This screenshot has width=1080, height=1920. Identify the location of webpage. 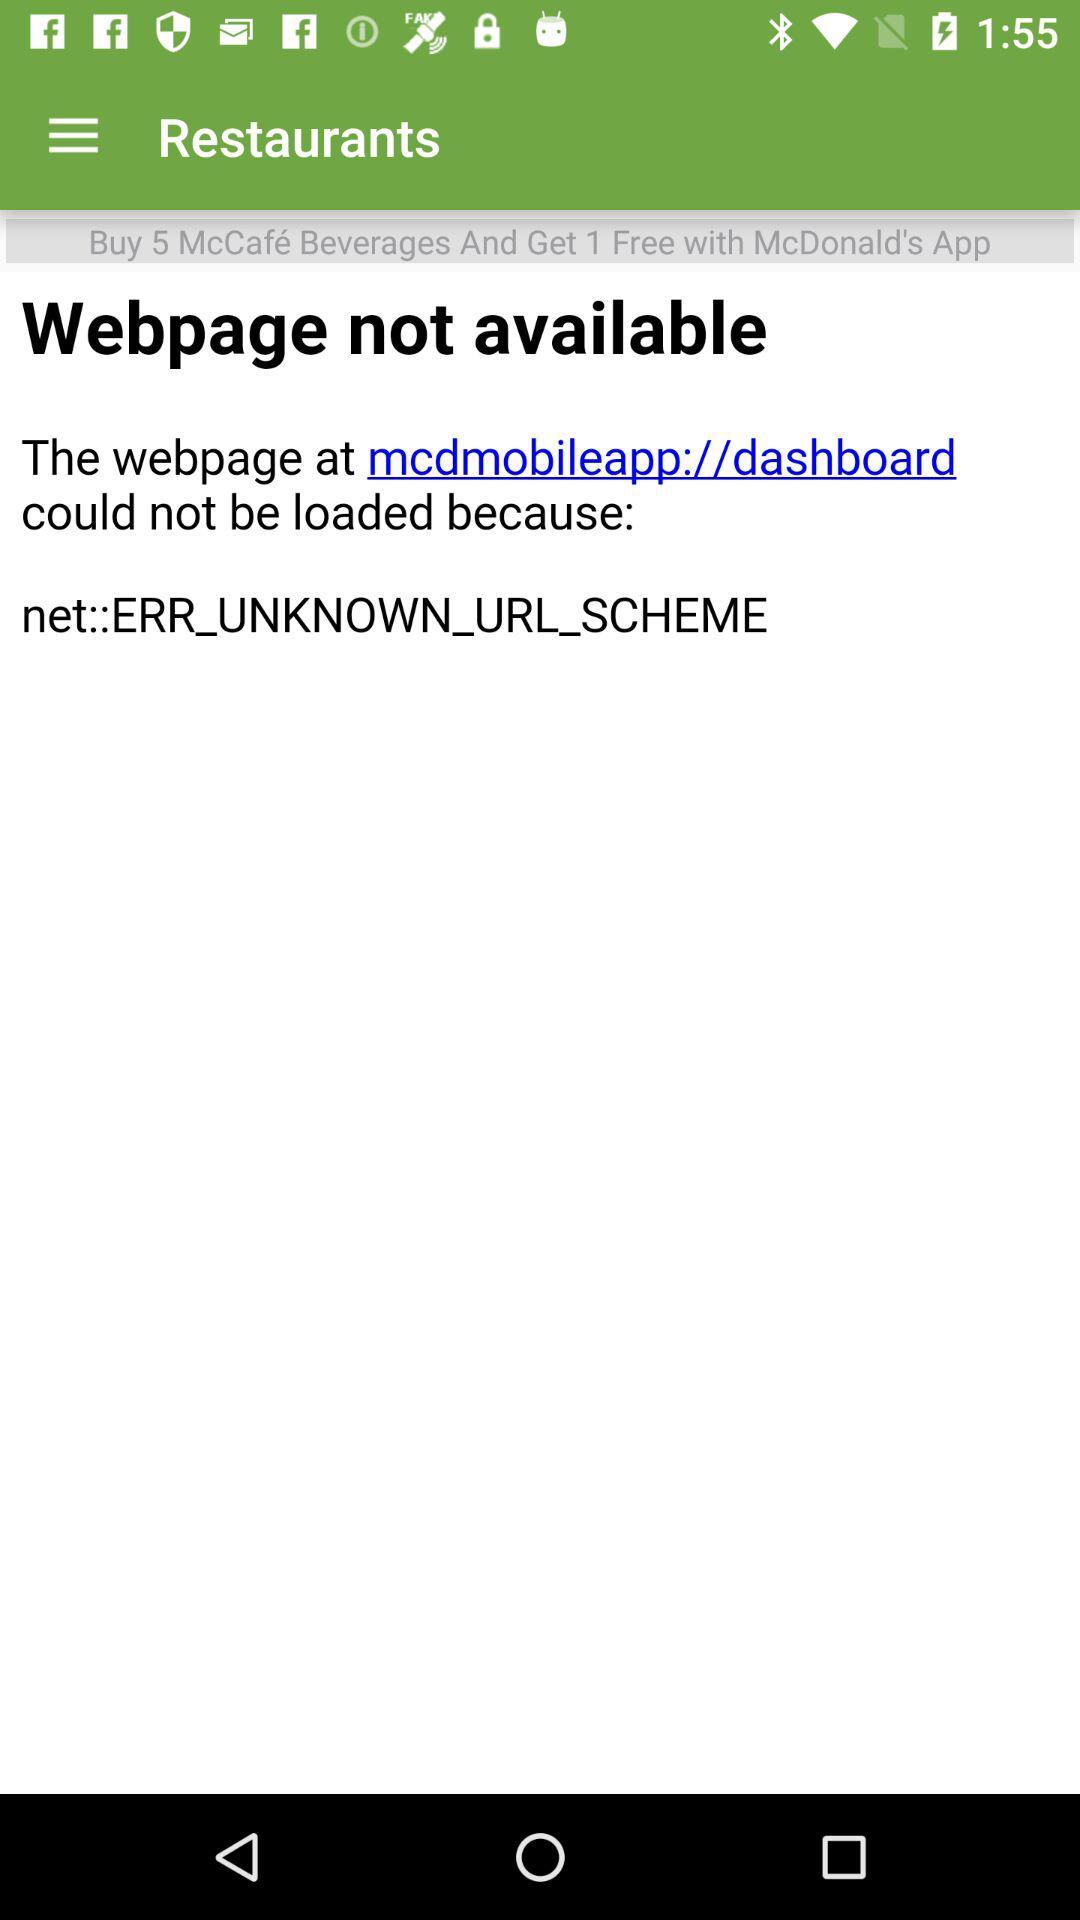
(540, 1033).